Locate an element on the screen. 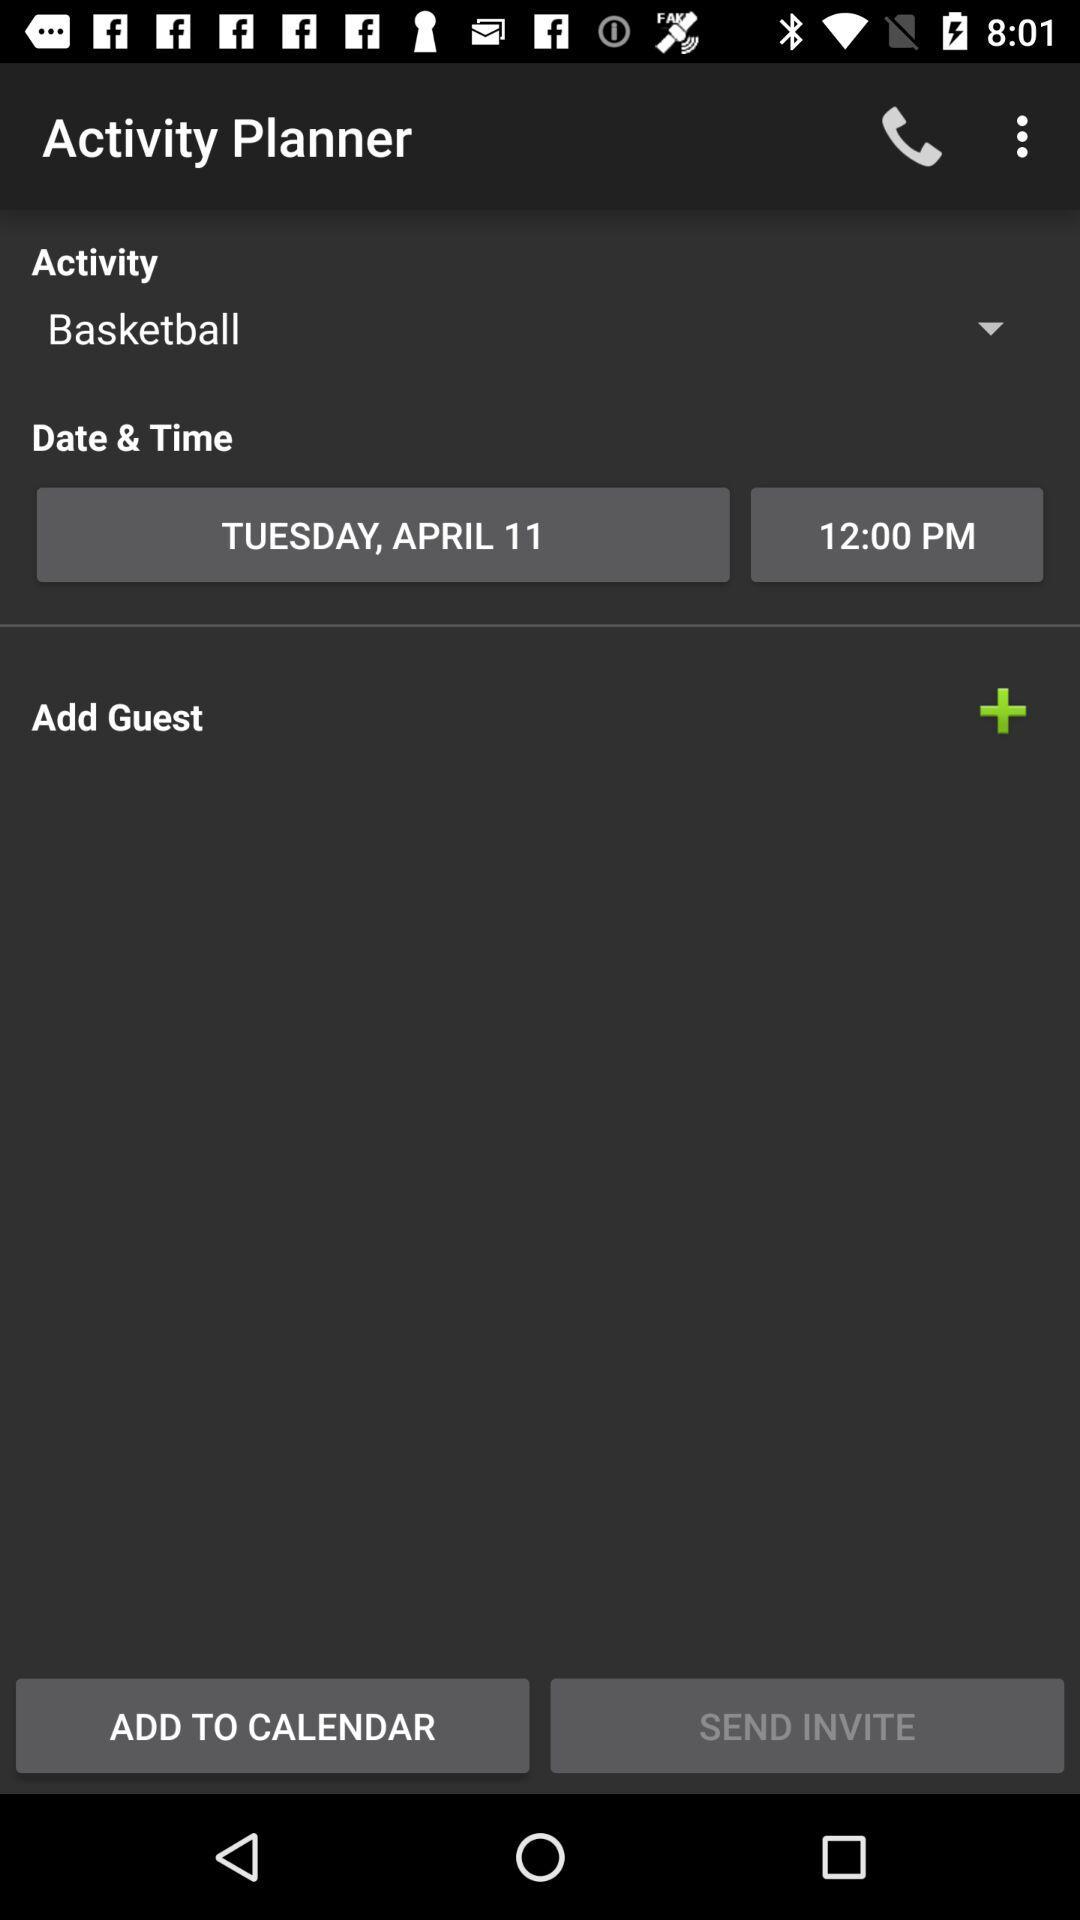  the item next to tuesday, april 11 icon is located at coordinates (896, 534).